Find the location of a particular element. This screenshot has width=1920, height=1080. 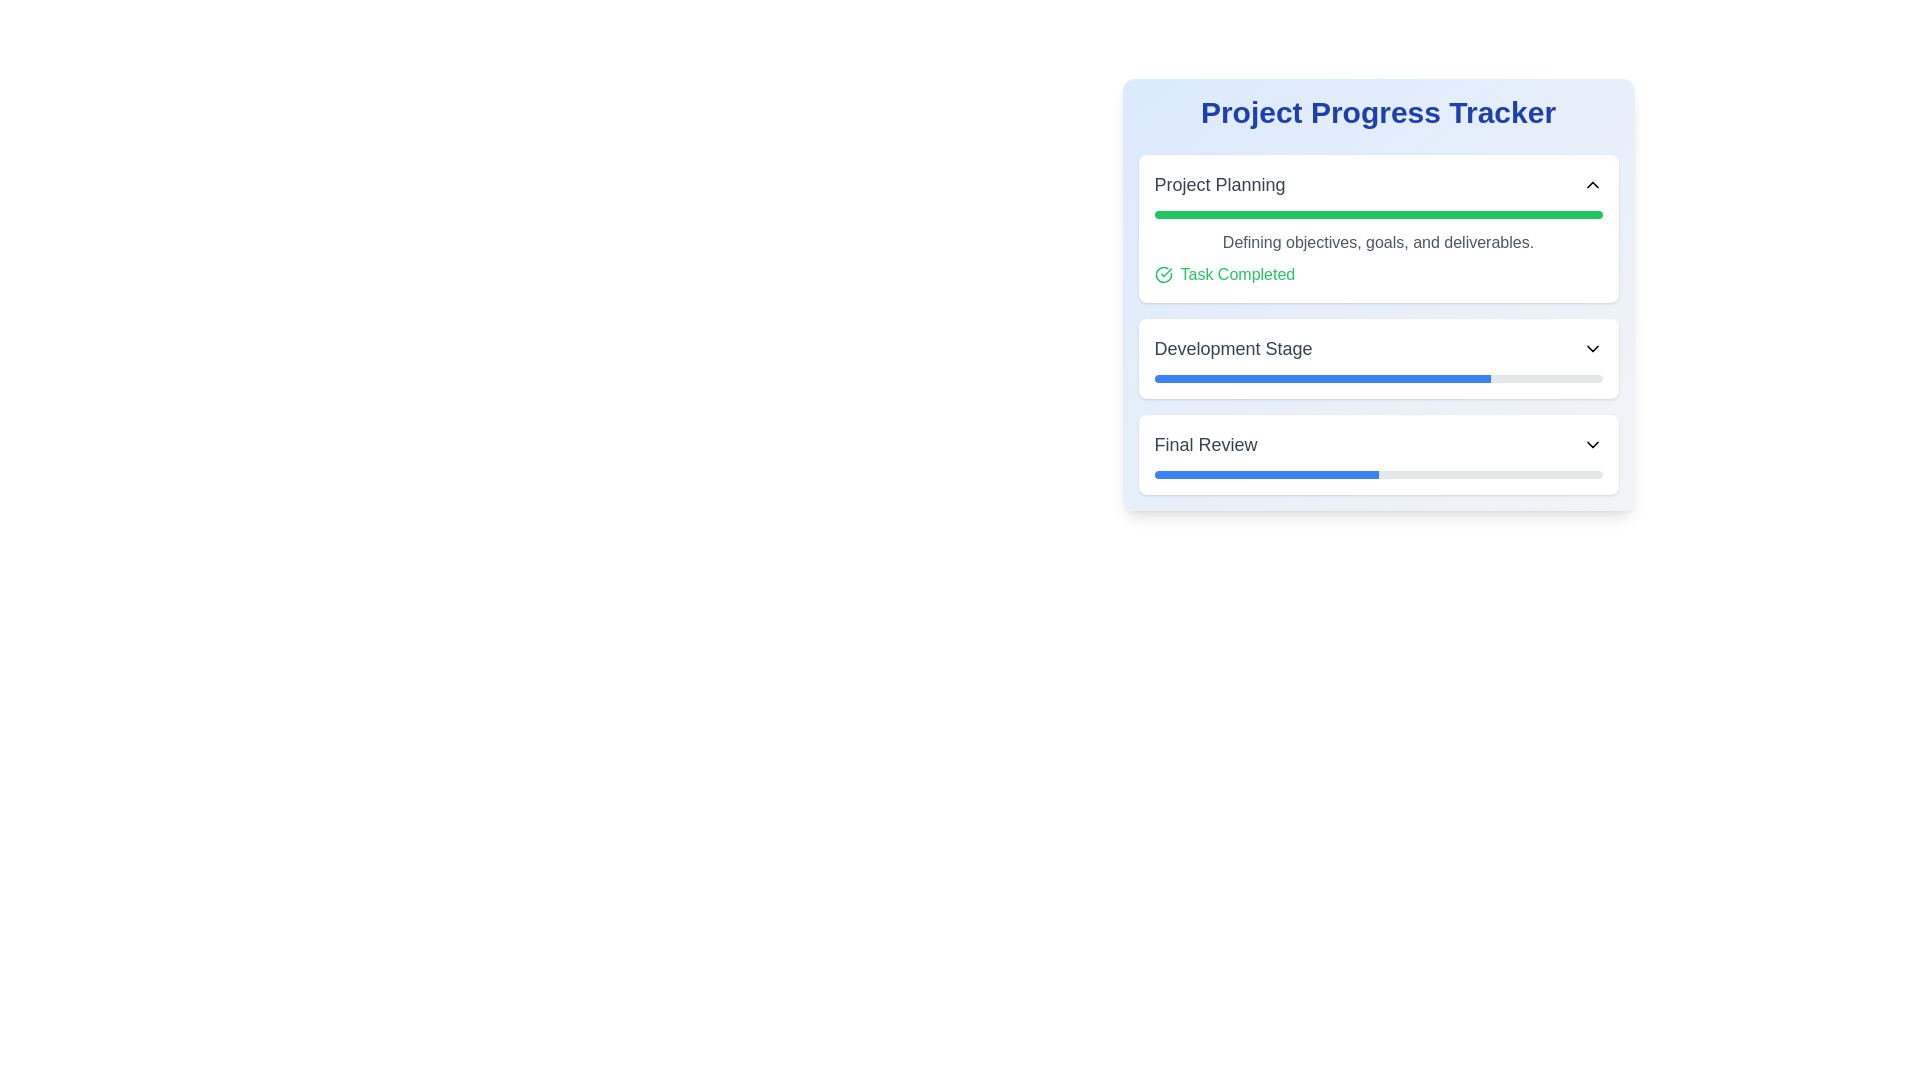

the text block displaying 'Defining objectives, goals, and deliverables.' and 'Task Completed' with a green checkmark icon, located in the 'Project Planning' area of the 'Project Progress Tracker' card is located at coordinates (1377, 257).